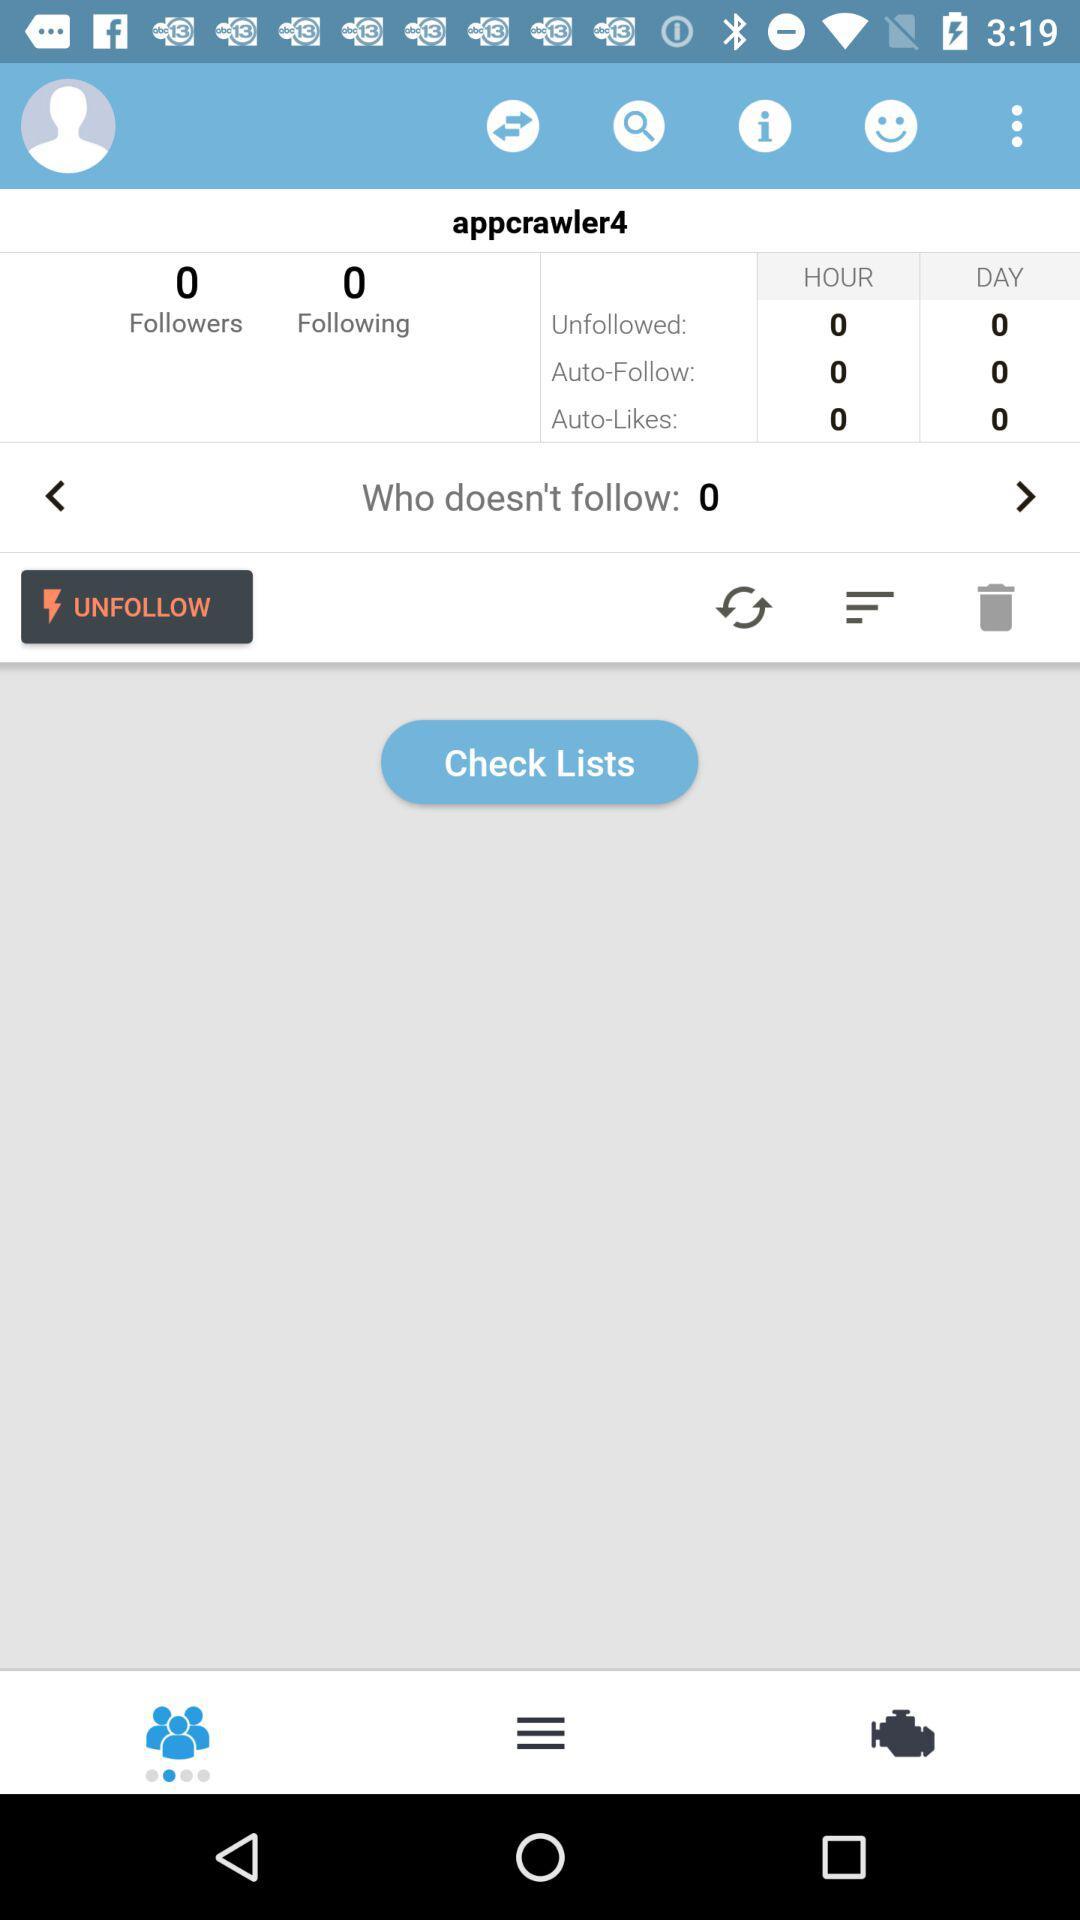 Image resolution: width=1080 pixels, height=1920 pixels. What do you see at coordinates (67, 124) in the screenshot?
I see `icon above the appcrawler4 item` at bounding box center [67, 124].